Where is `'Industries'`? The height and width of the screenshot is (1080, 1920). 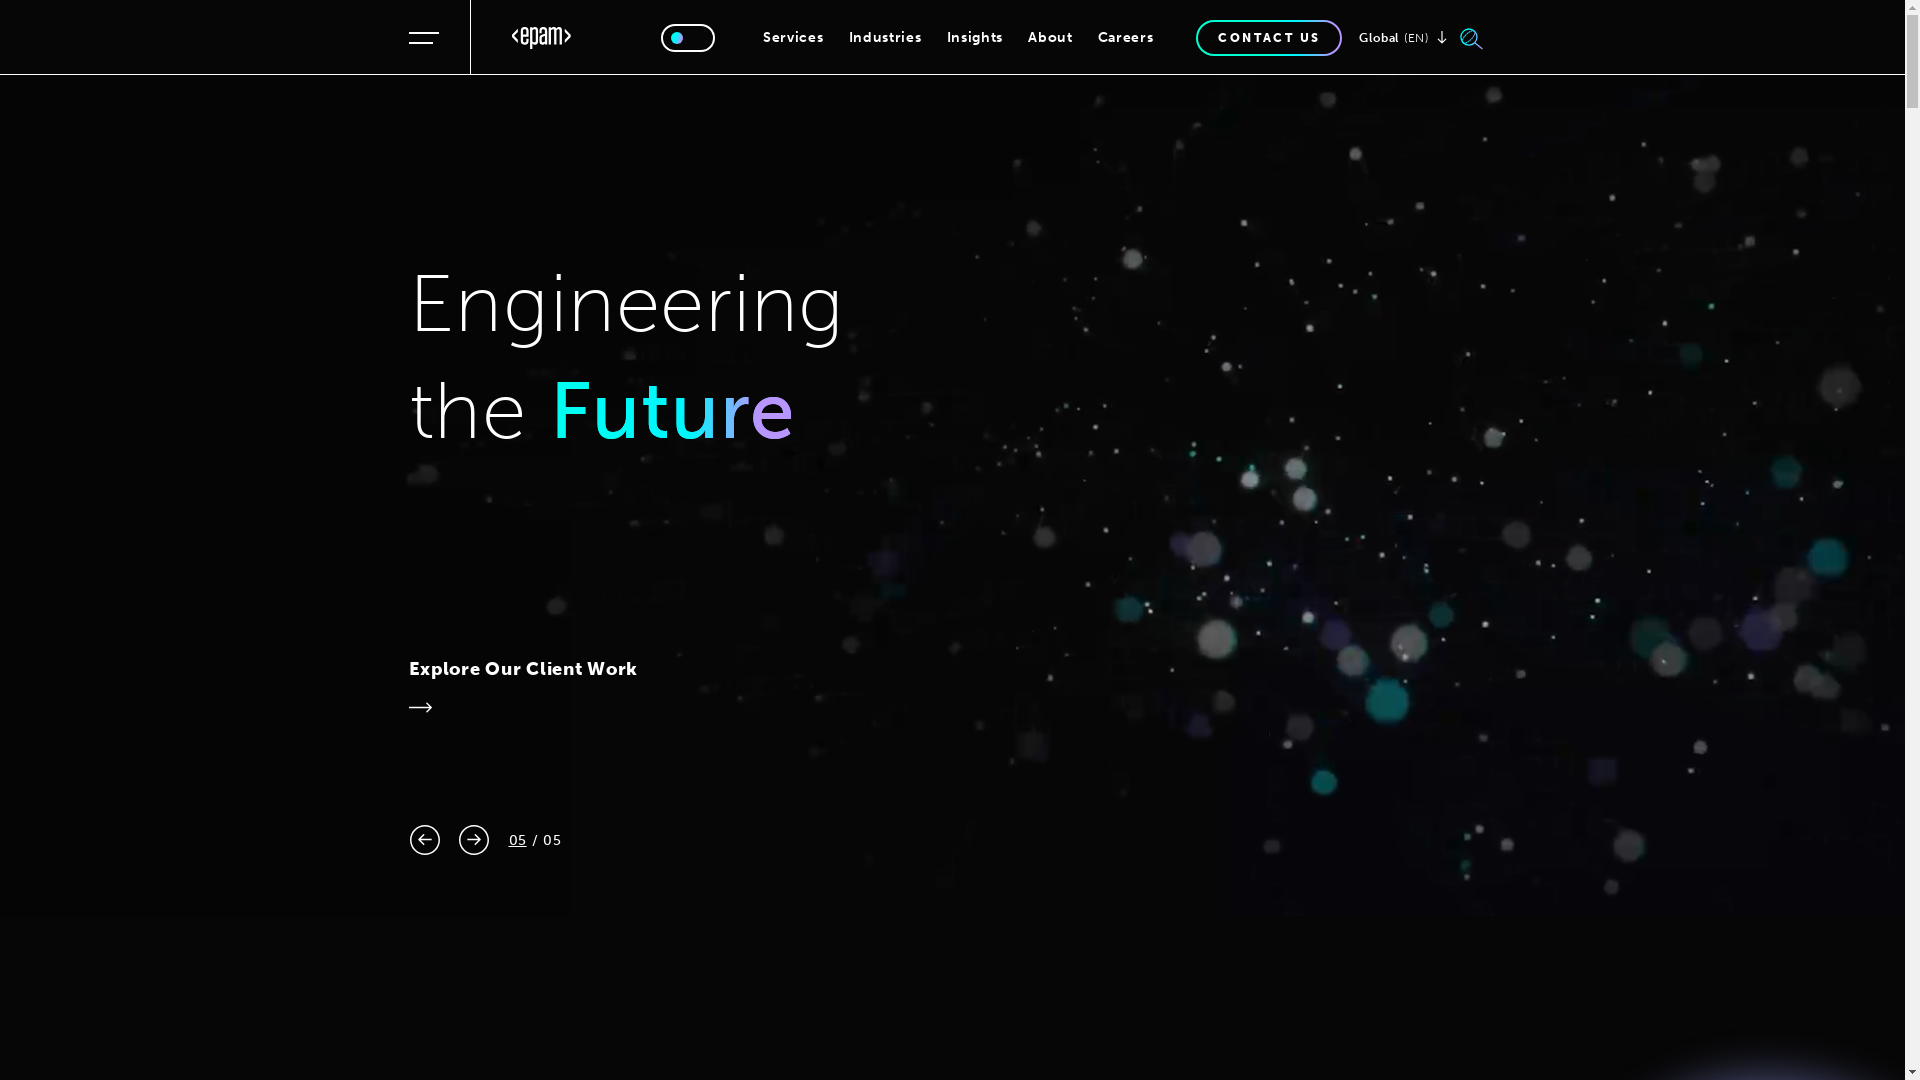
'Industries' is located at coordinates (883, 37).